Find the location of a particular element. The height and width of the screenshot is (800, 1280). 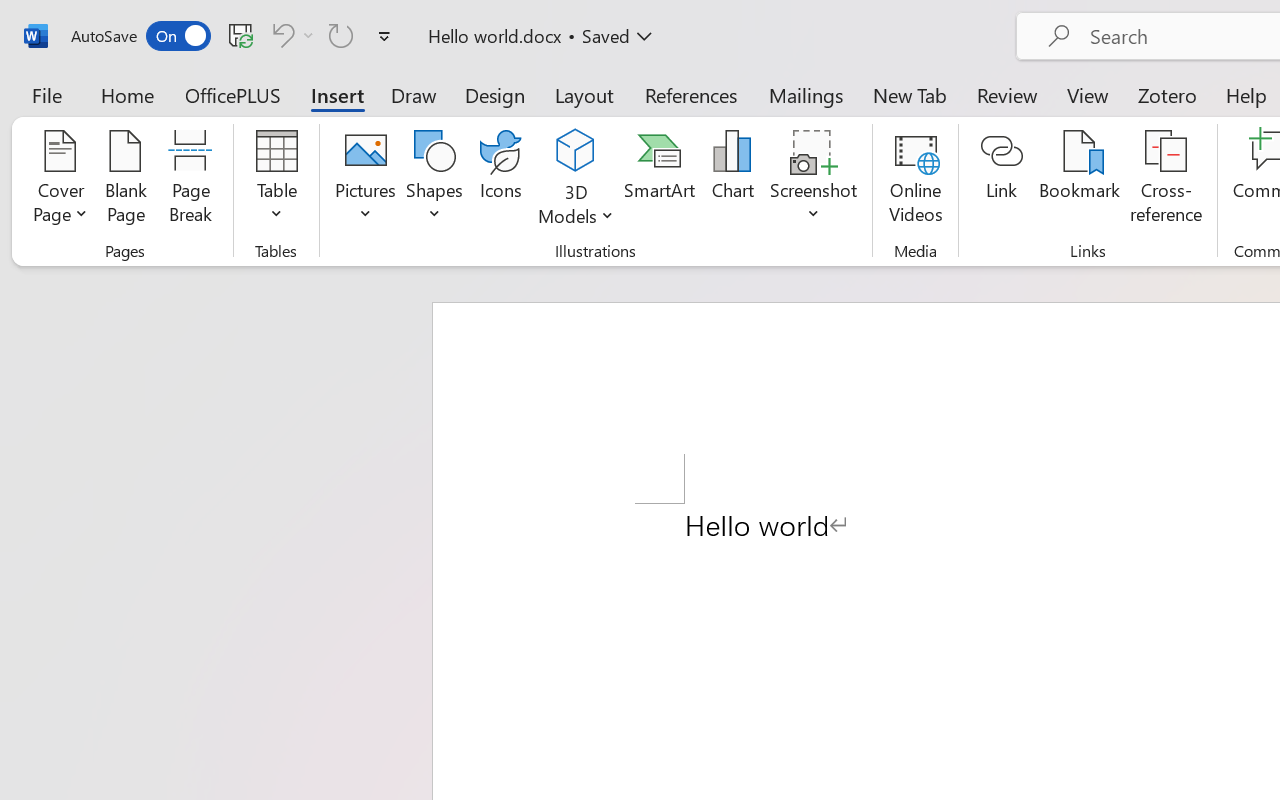

'Chart...' is located at coordinates (731, 179).